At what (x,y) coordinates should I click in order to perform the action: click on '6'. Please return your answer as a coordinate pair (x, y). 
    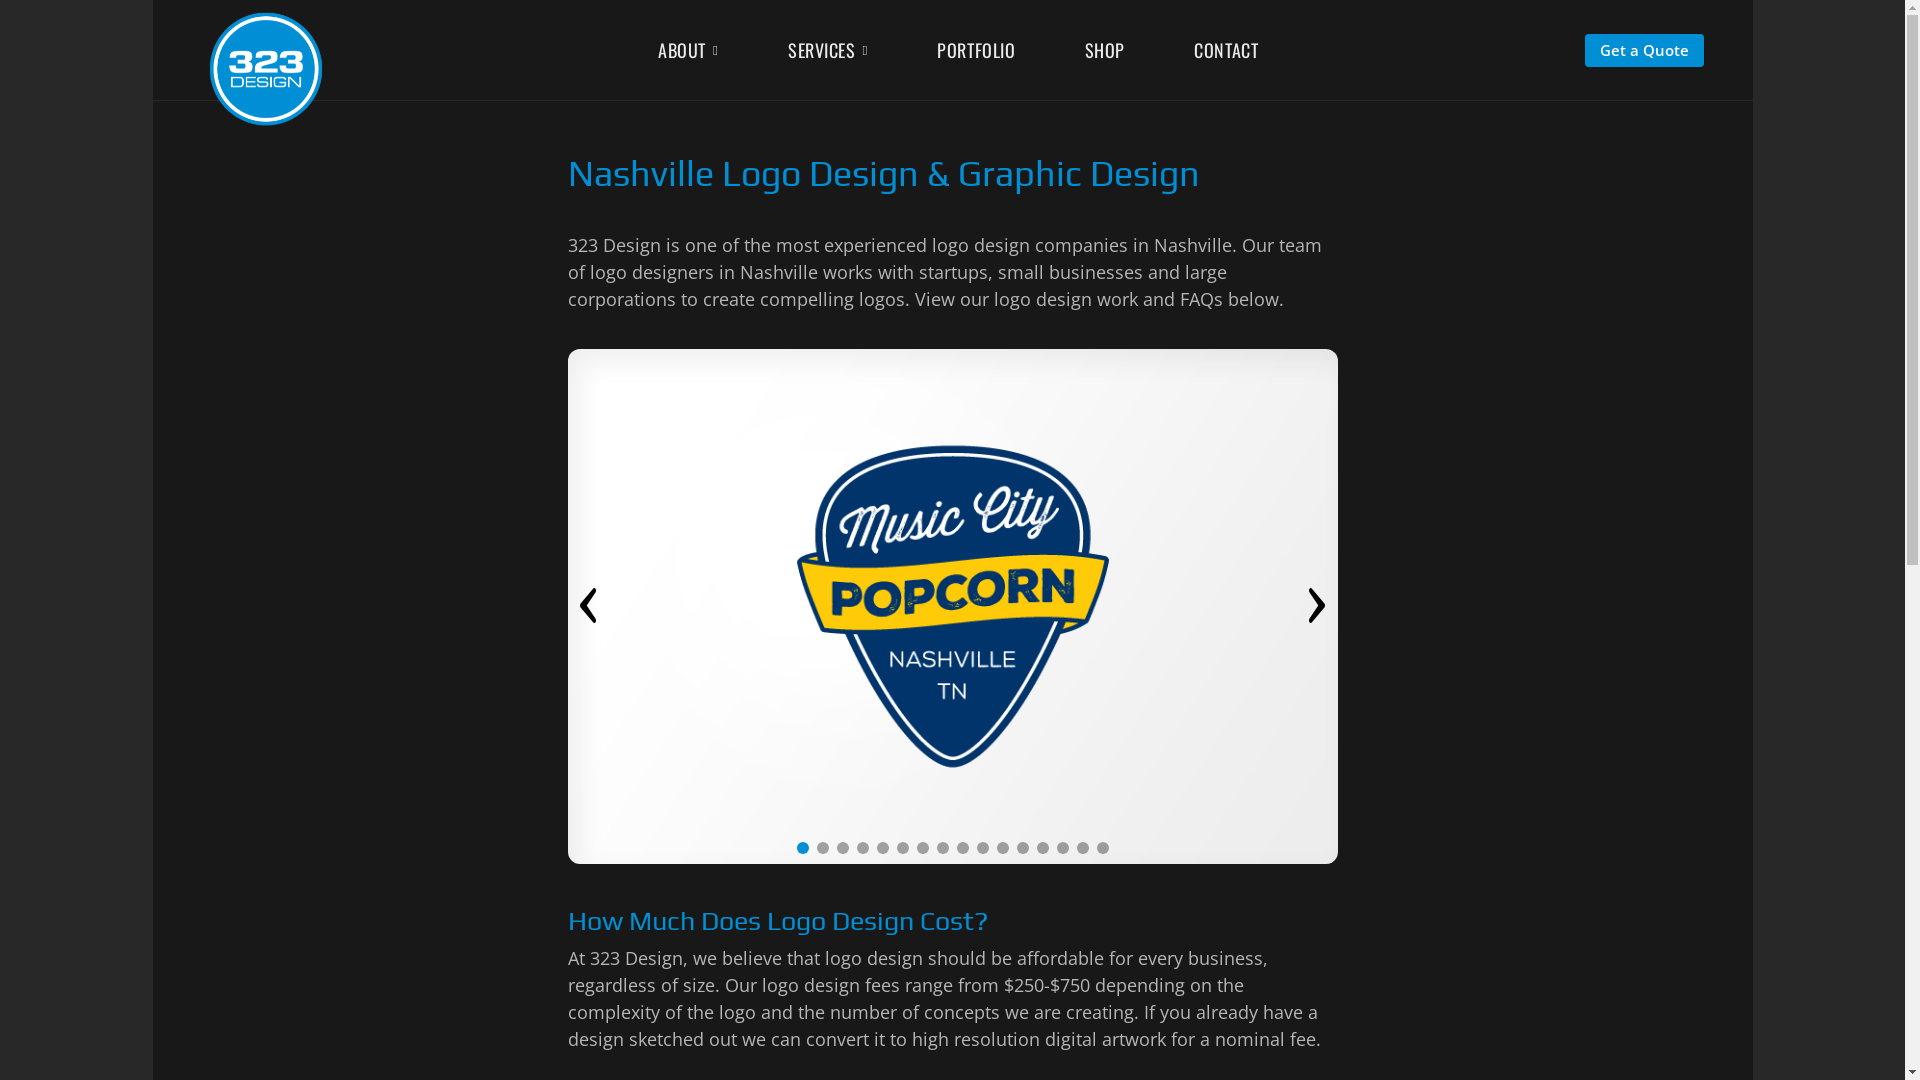
    Looking at the image, I should click on (901, 848).